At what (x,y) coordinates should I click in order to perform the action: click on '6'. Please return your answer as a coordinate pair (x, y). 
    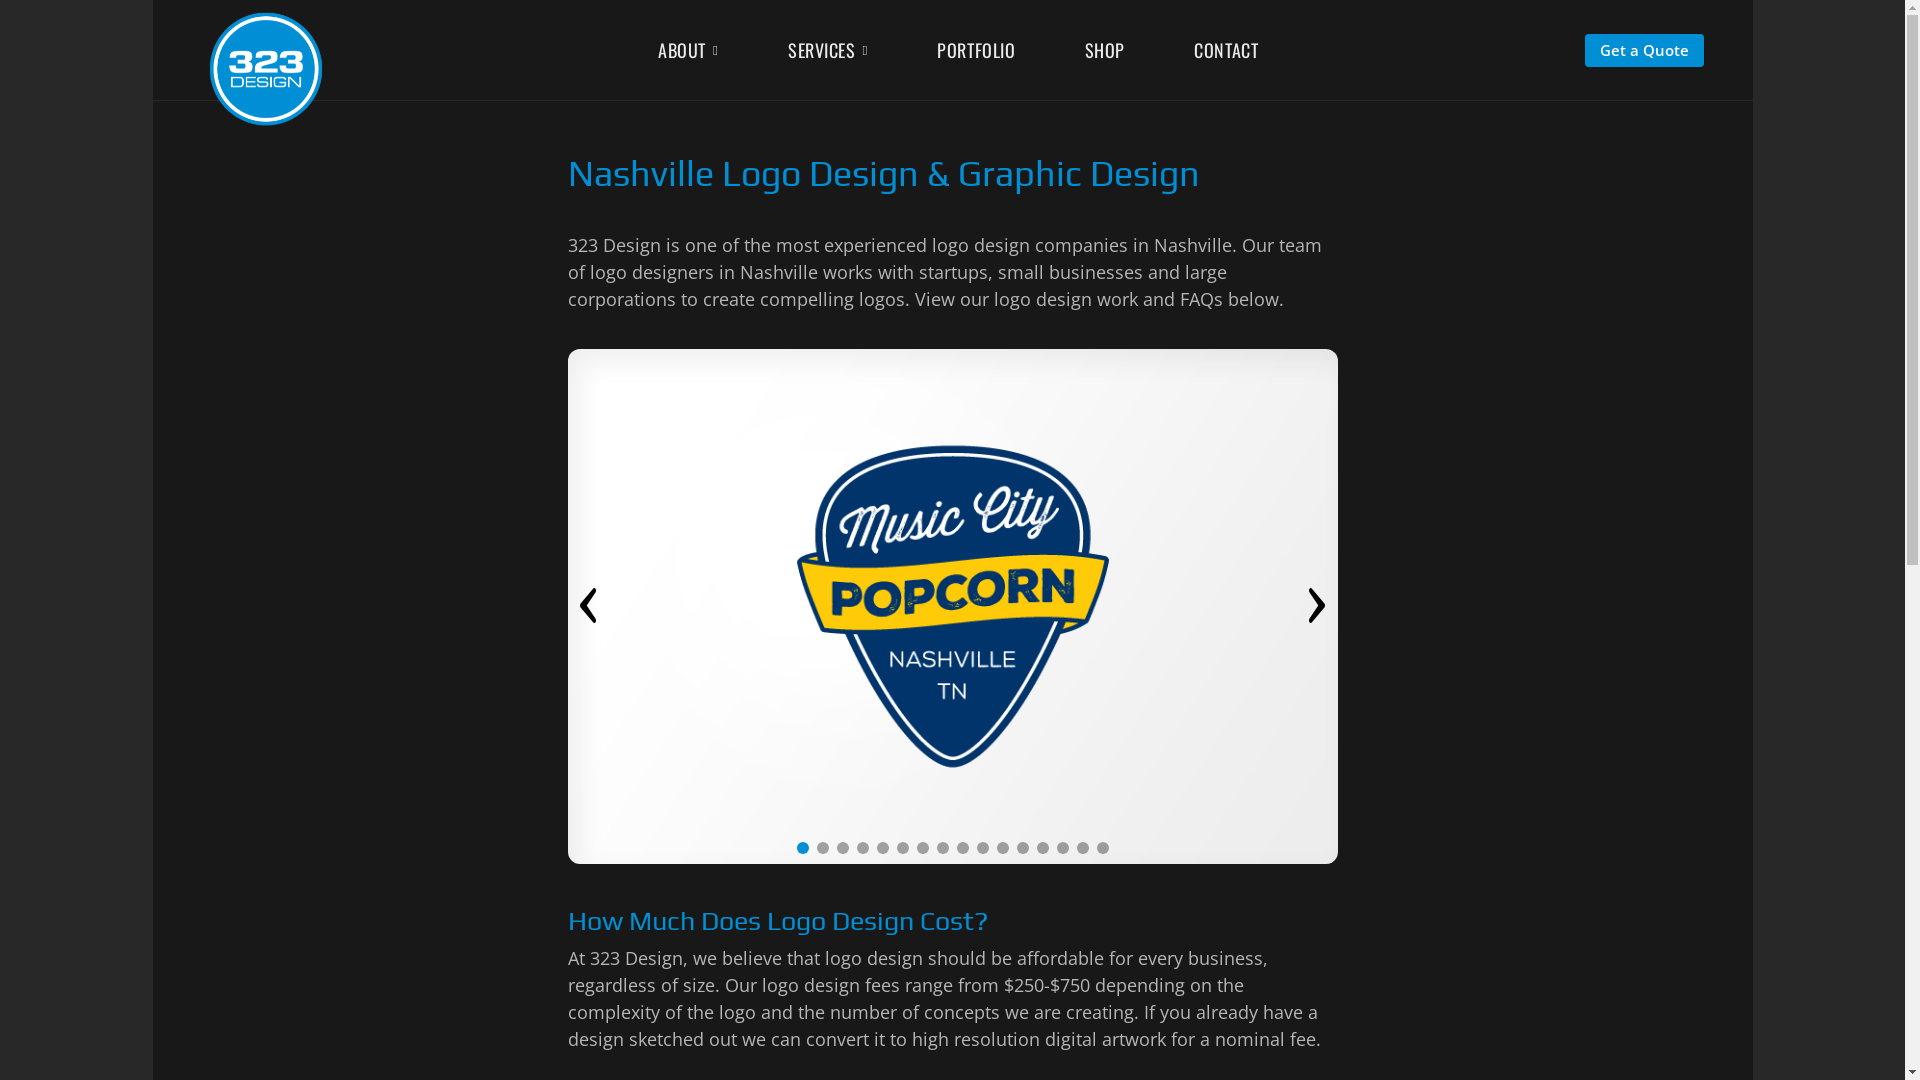
    Looking at the image, I should click on (901, 848).